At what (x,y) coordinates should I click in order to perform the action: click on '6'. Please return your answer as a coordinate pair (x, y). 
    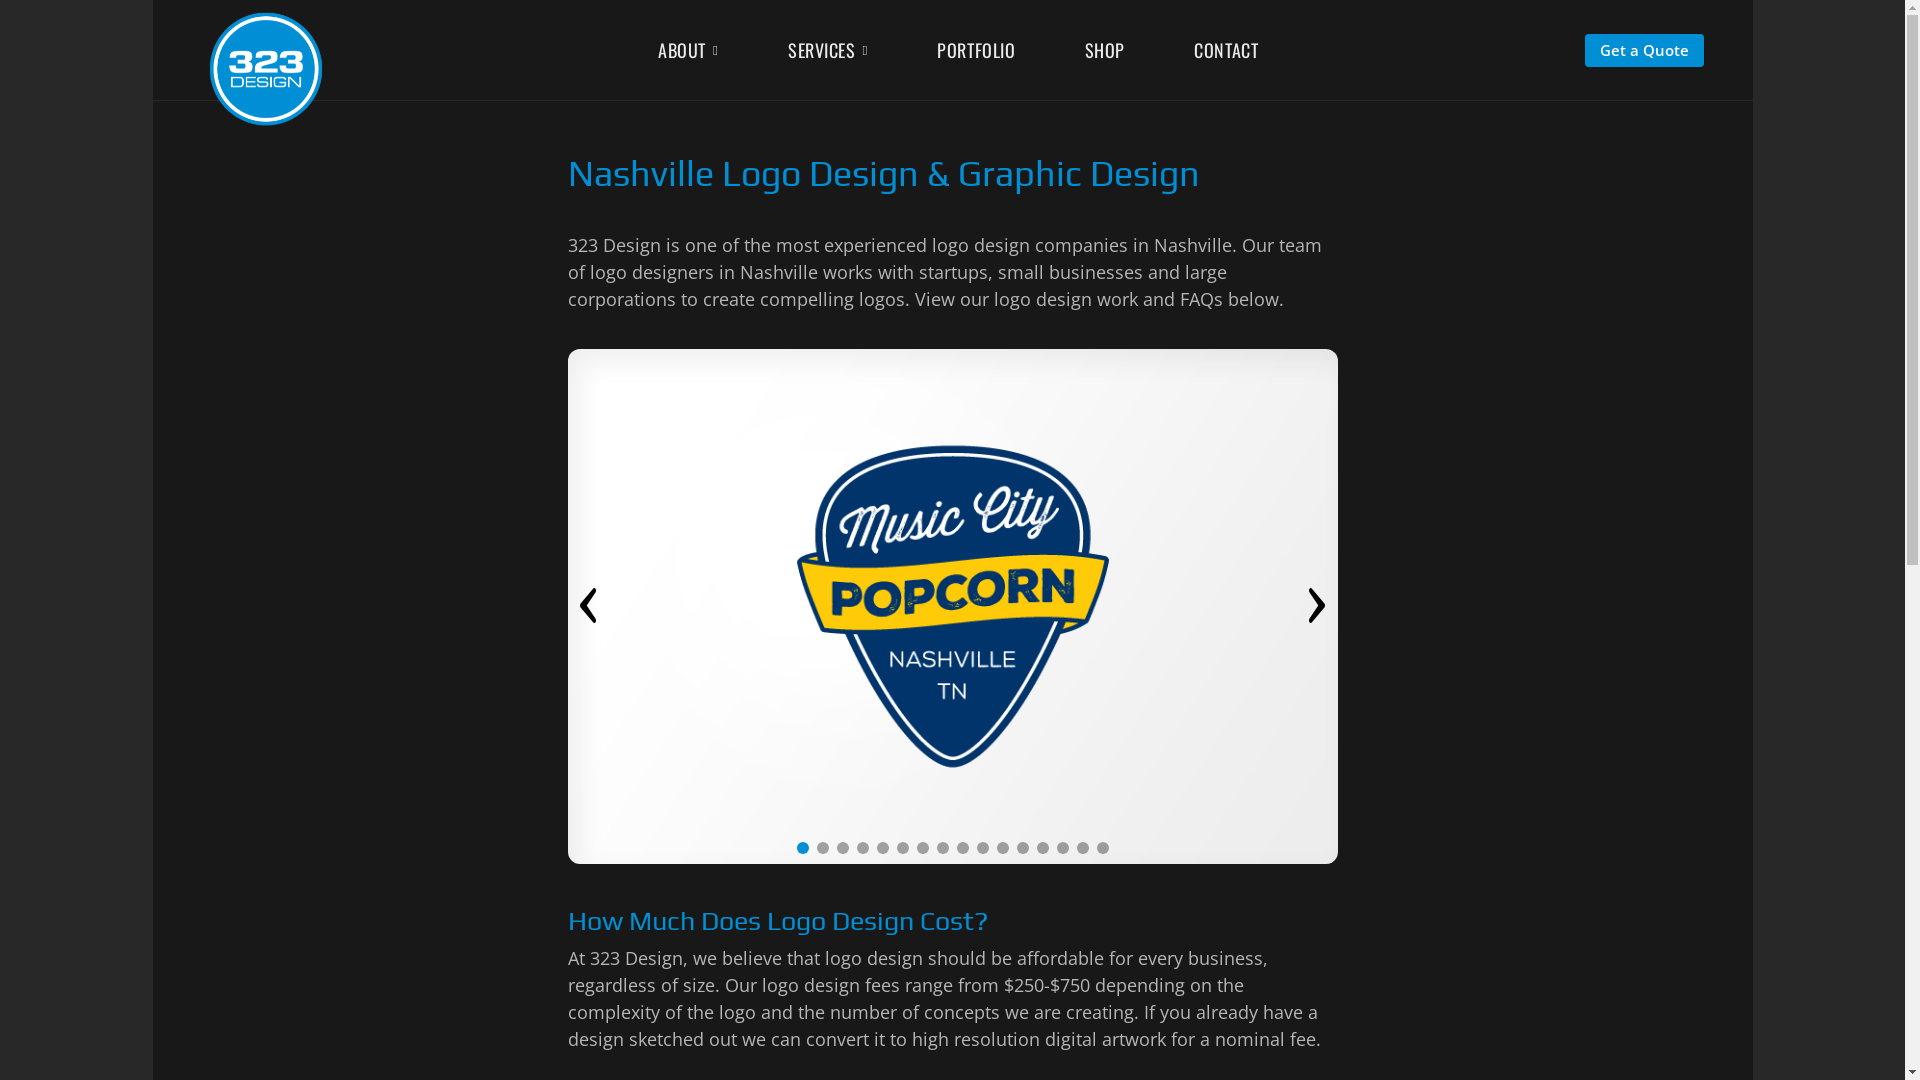
    Looking at the image, I should click on (901, 848).